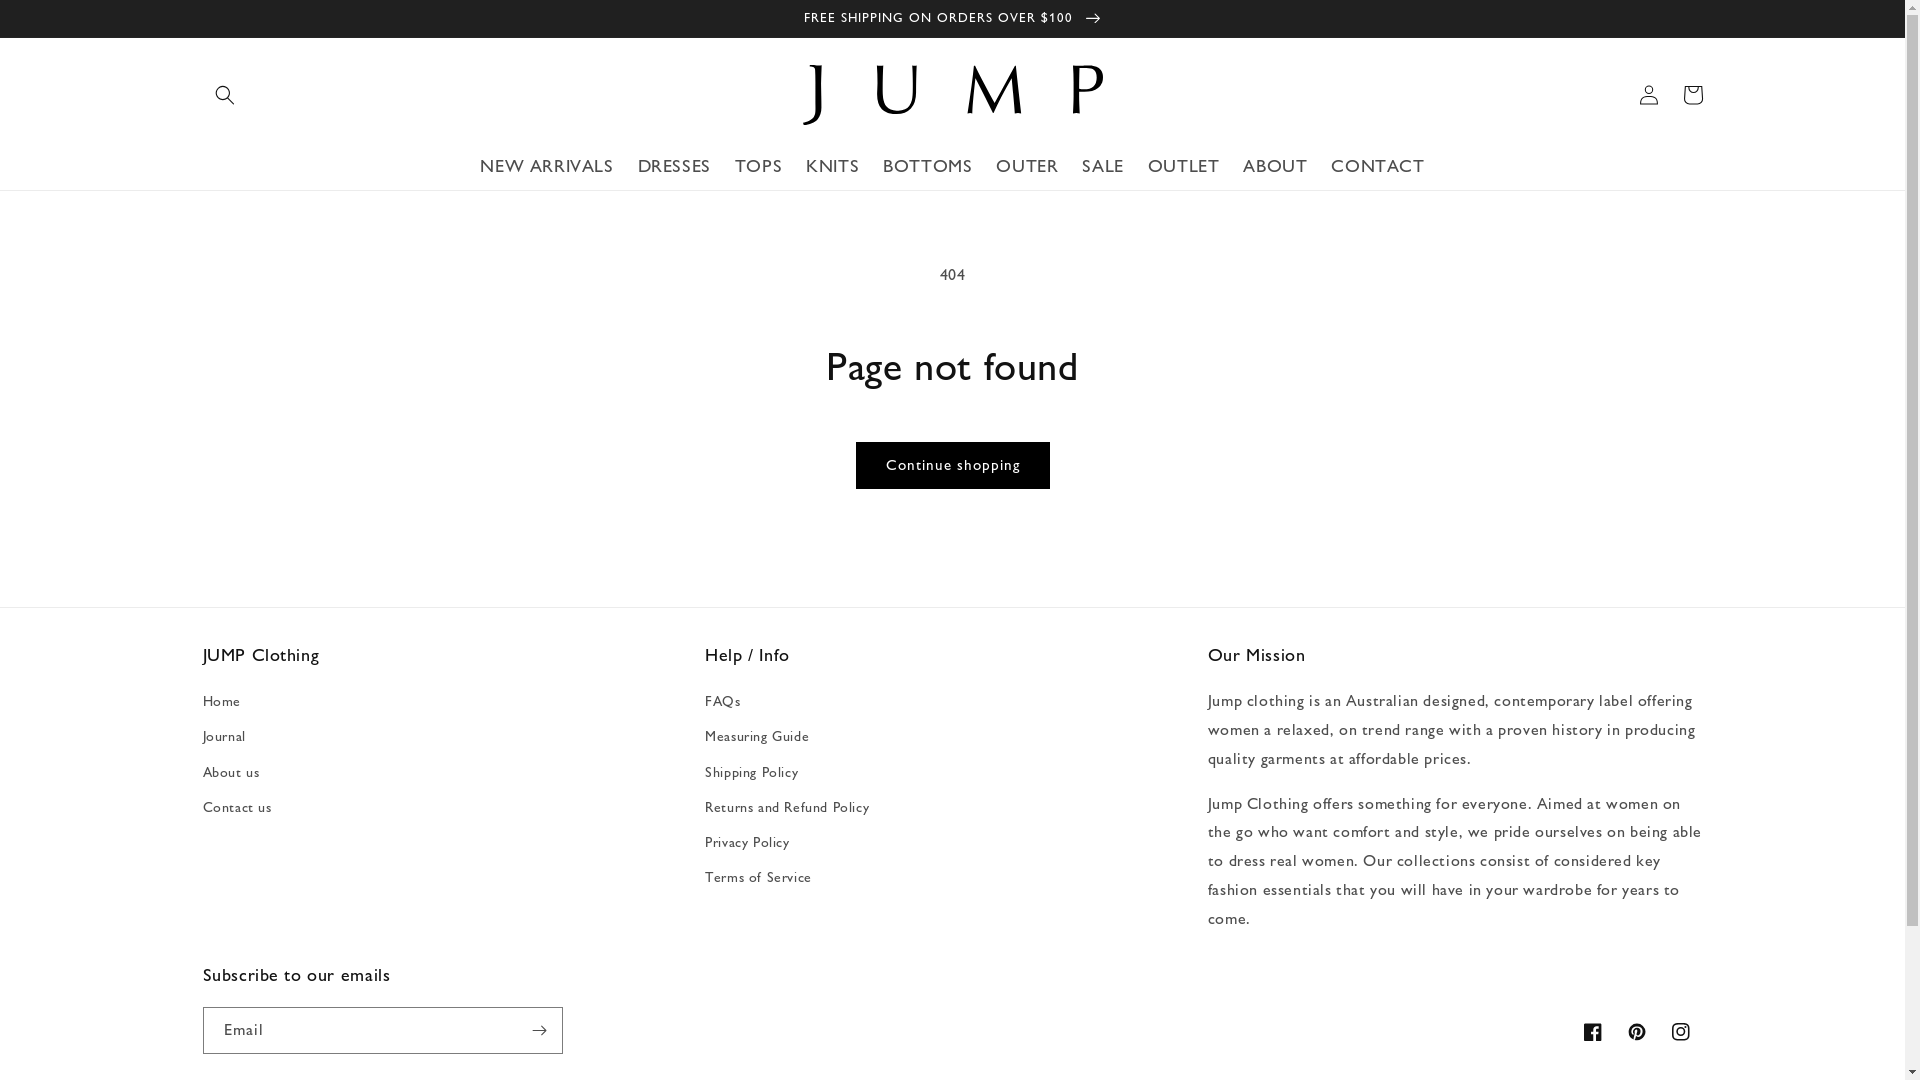 Image resolution: width=1920 pixels, height=1080 pixels. I want to click on 'DRESSES', so click(674, 165).